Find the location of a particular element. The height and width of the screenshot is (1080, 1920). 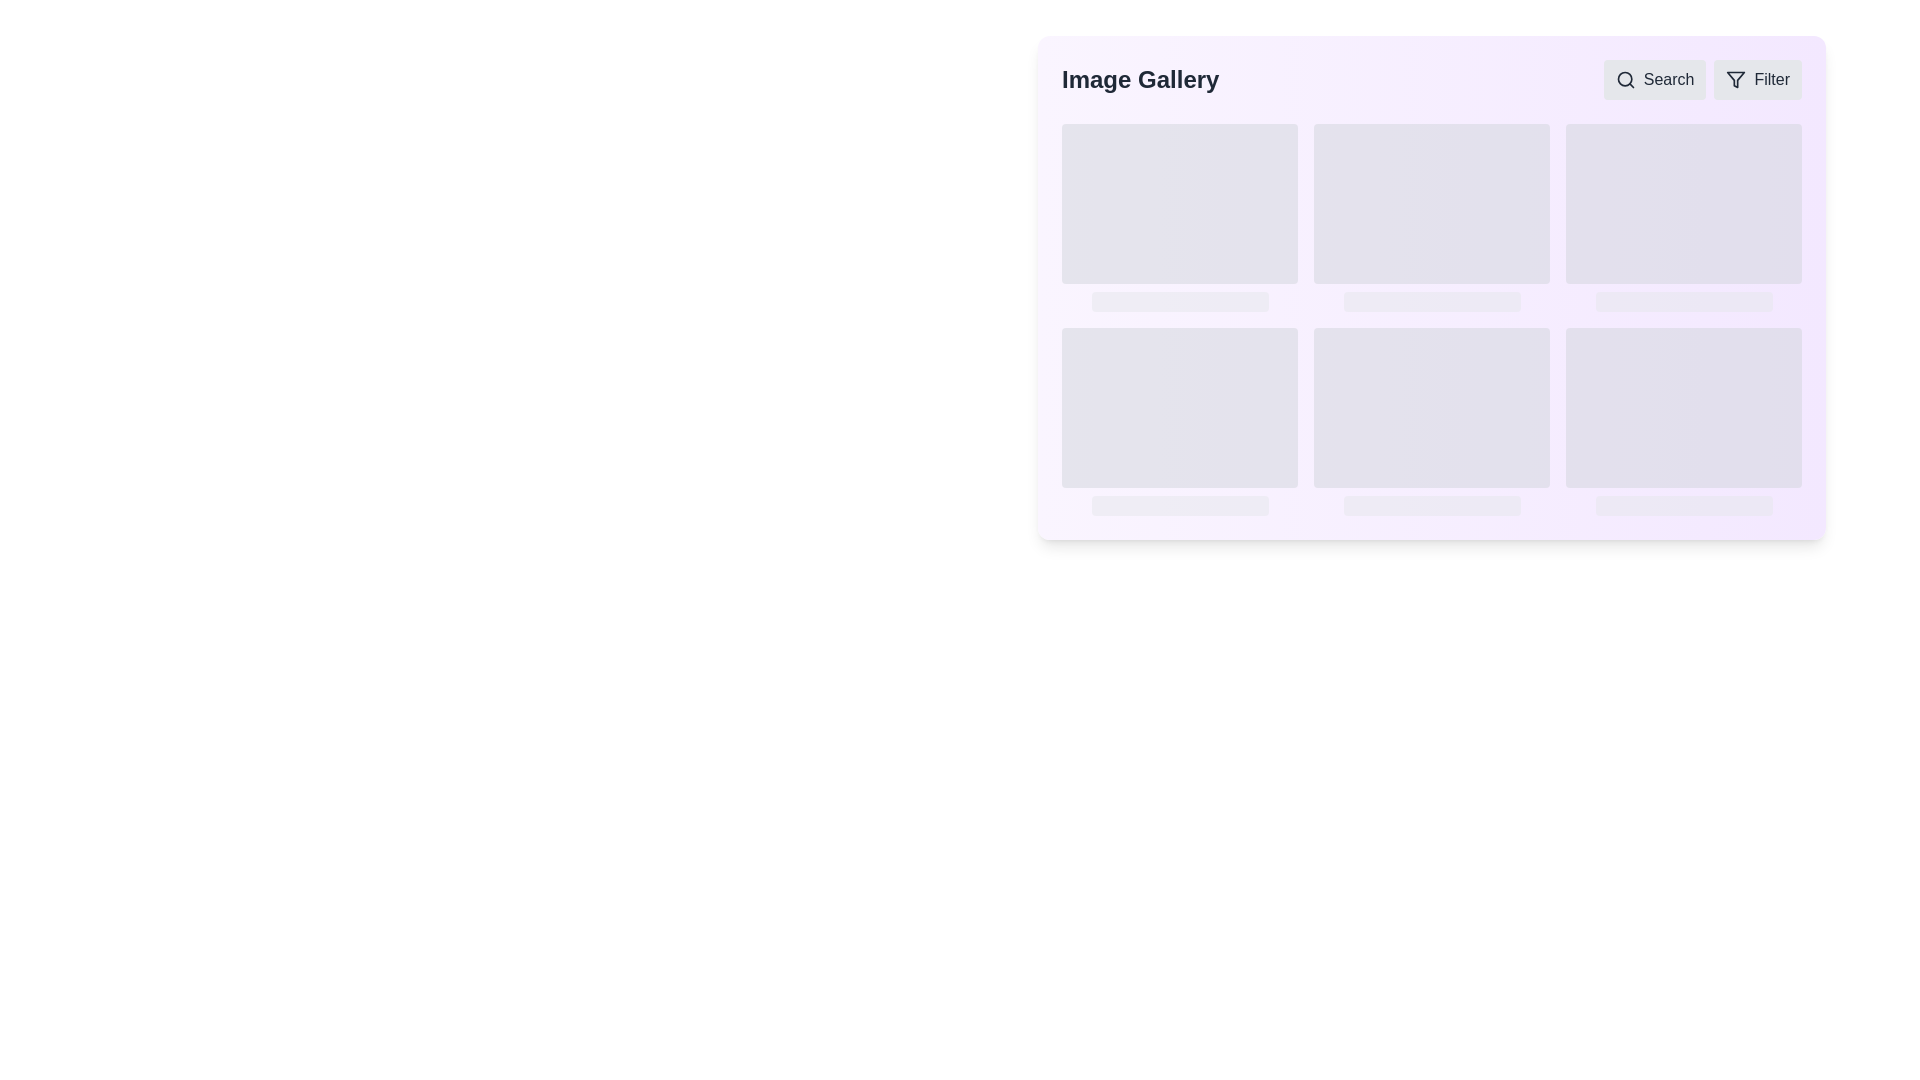

the filter icon located in the top-right control panel, adjacent to the 'Search' button is located at coordinates (1735, 79).